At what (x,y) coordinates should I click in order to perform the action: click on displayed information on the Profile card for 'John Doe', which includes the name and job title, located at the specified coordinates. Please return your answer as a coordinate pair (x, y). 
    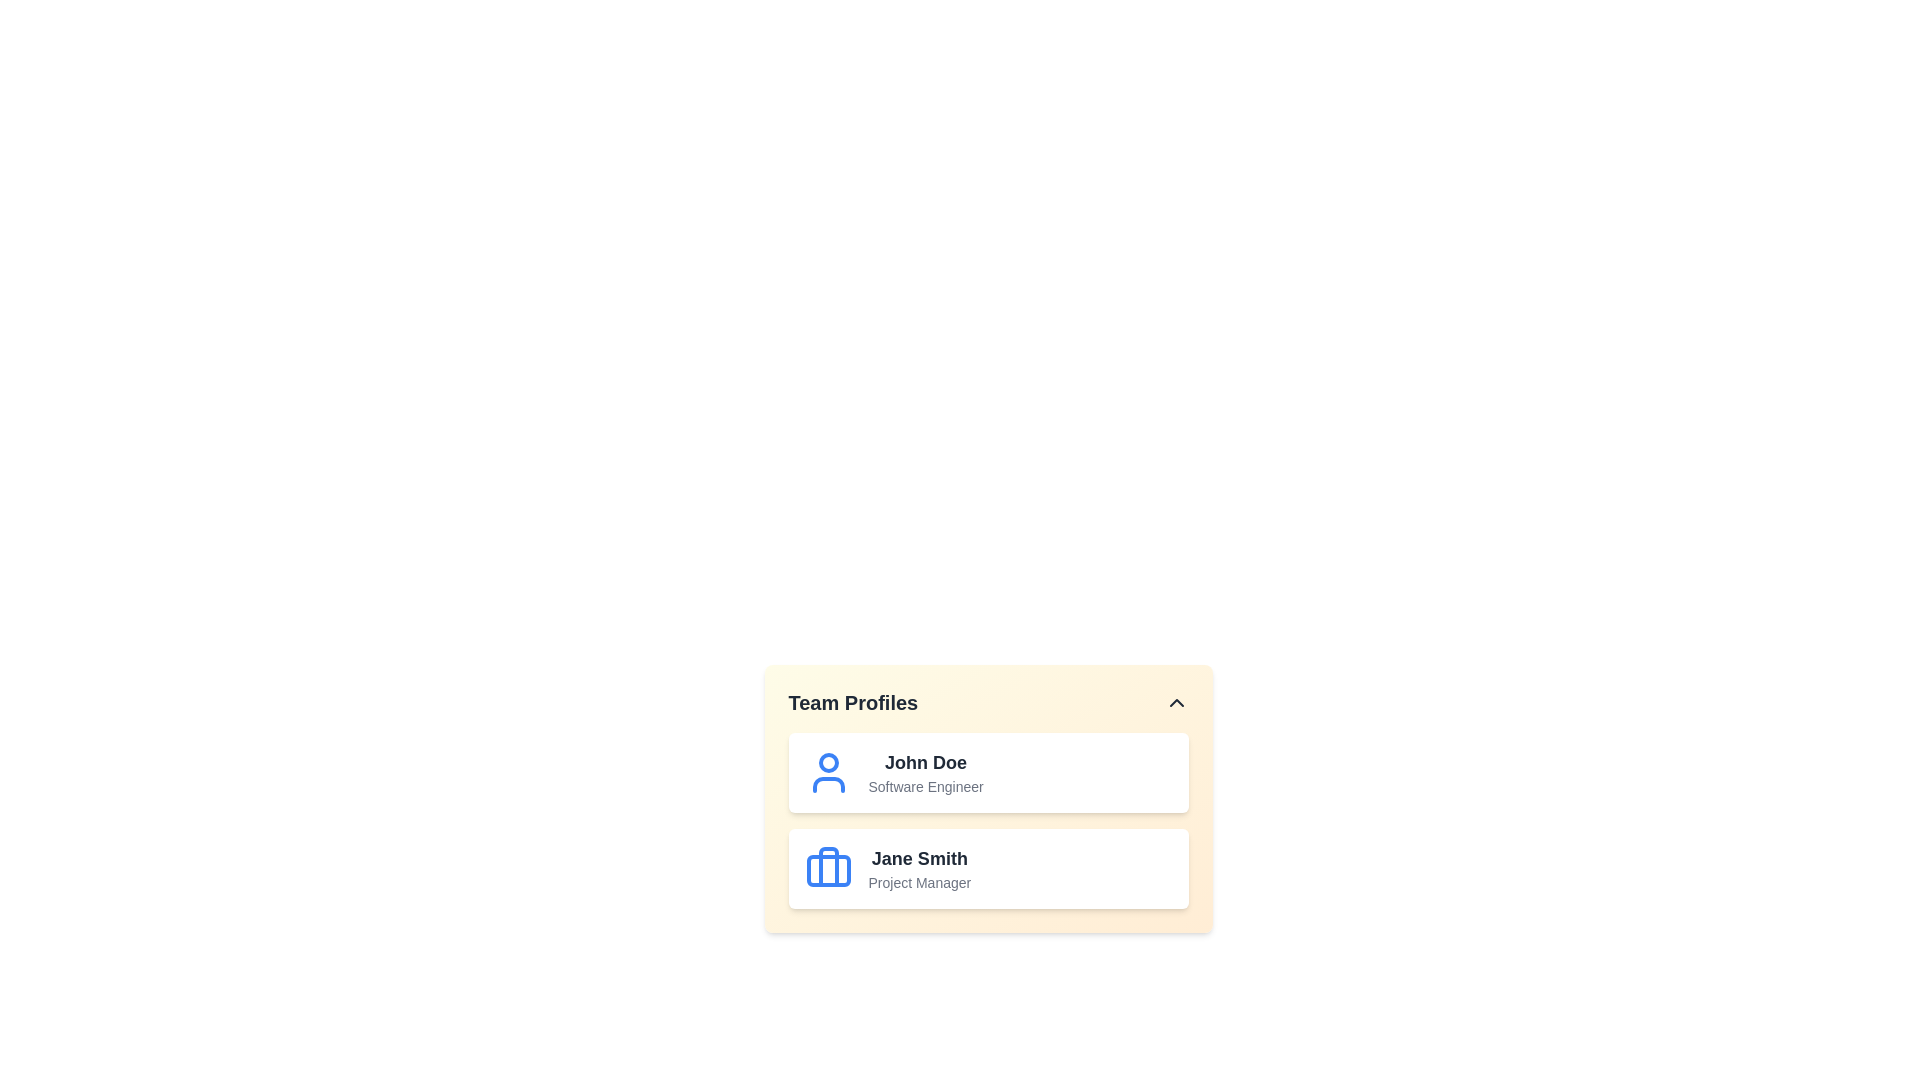
    Looking at the image, I should click on (988, 771).